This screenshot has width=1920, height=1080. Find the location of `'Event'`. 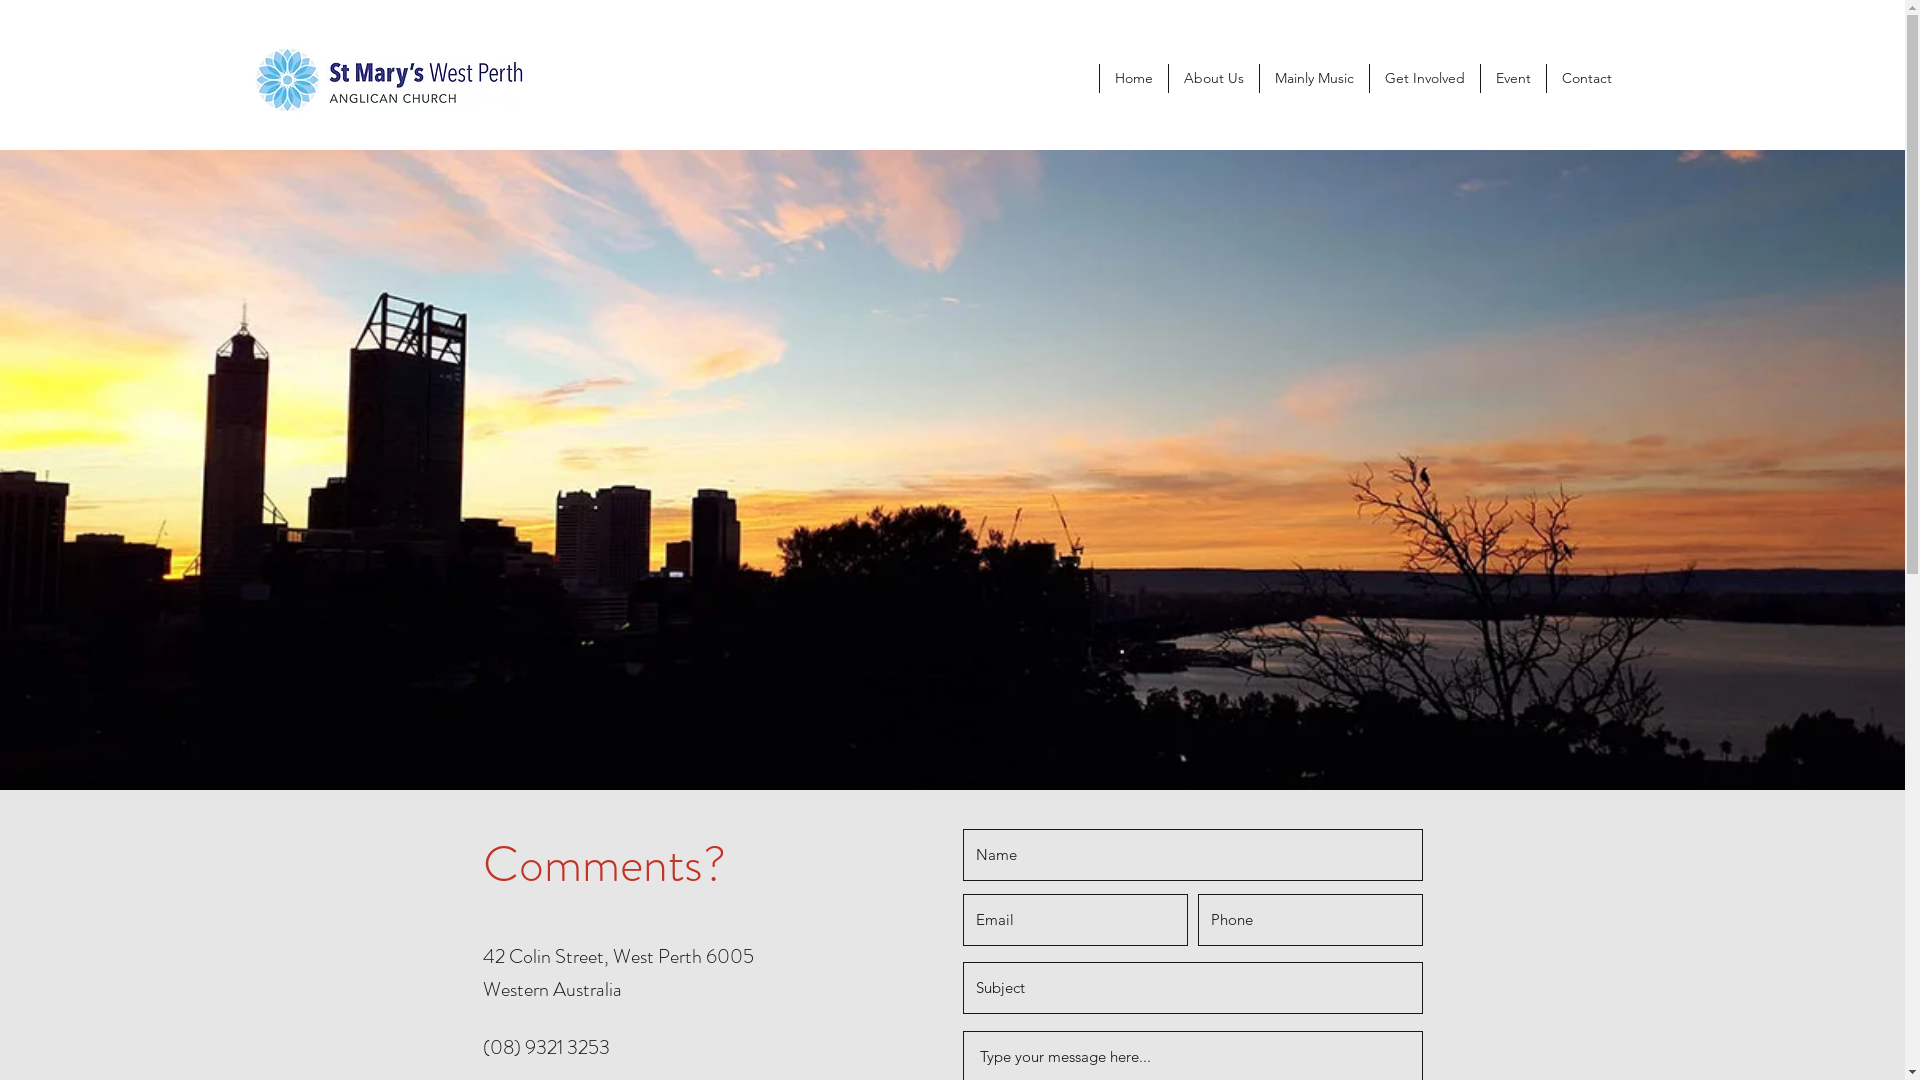

'Event' is located at coordinates (1512, 77).